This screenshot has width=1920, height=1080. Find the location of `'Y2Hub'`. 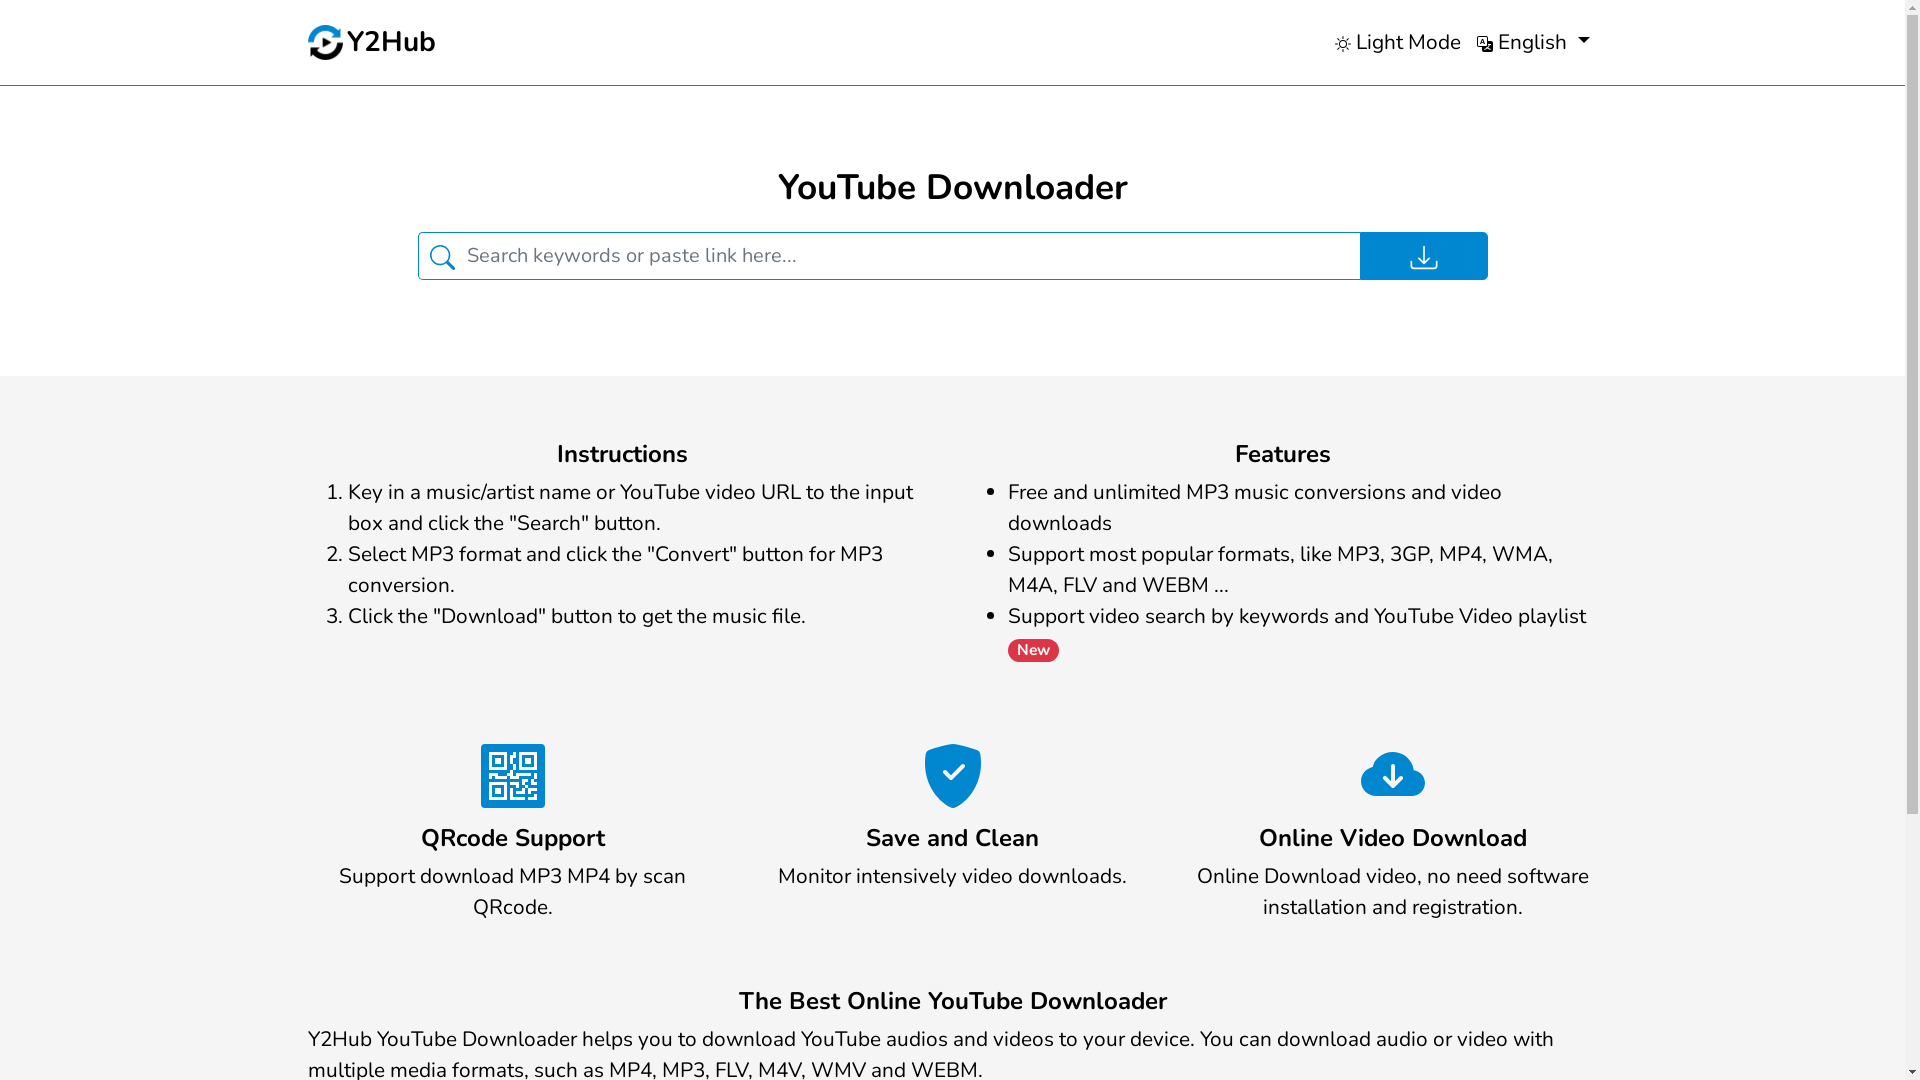

'Y2Hub' is located at coordinates (372, 42).